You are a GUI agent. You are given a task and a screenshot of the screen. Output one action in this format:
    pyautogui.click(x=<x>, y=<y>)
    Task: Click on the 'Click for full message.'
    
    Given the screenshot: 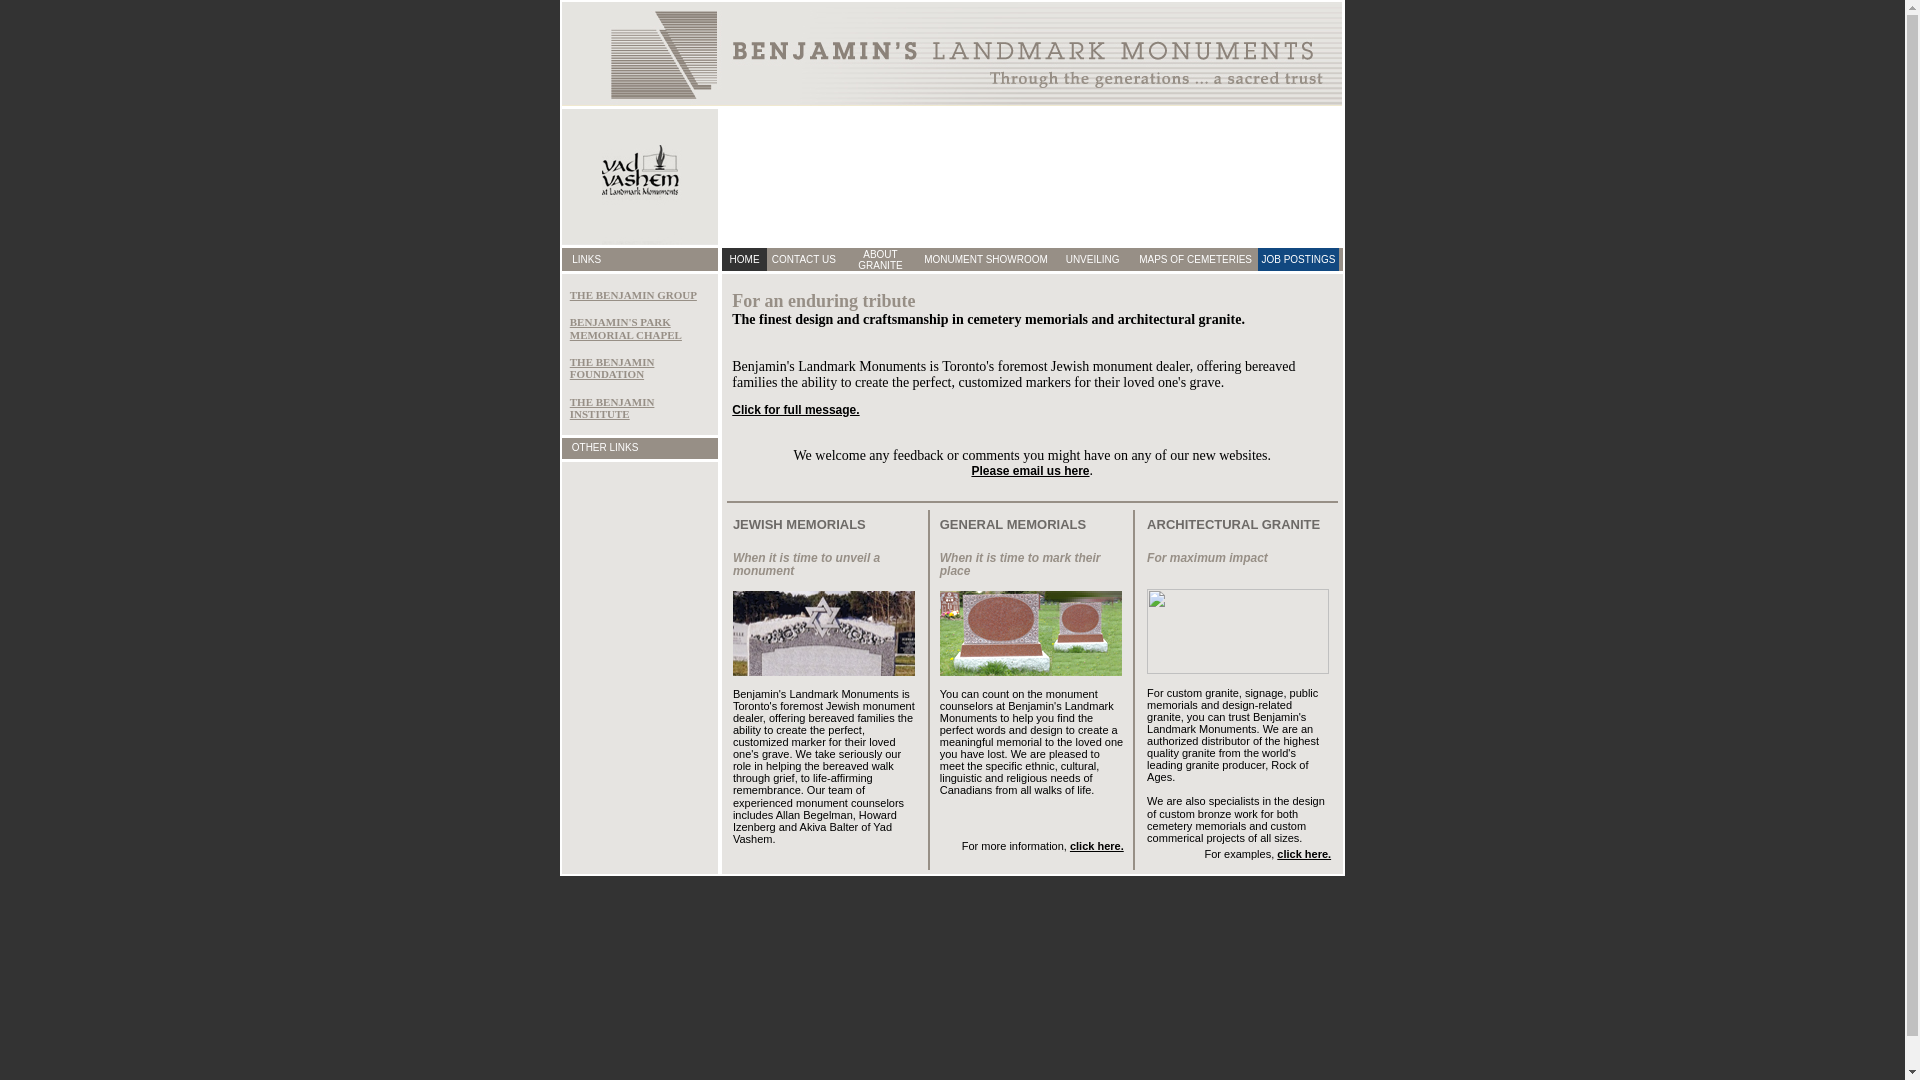 What is the action you would take?
    pyautogui.click(x=794, y=408)
    